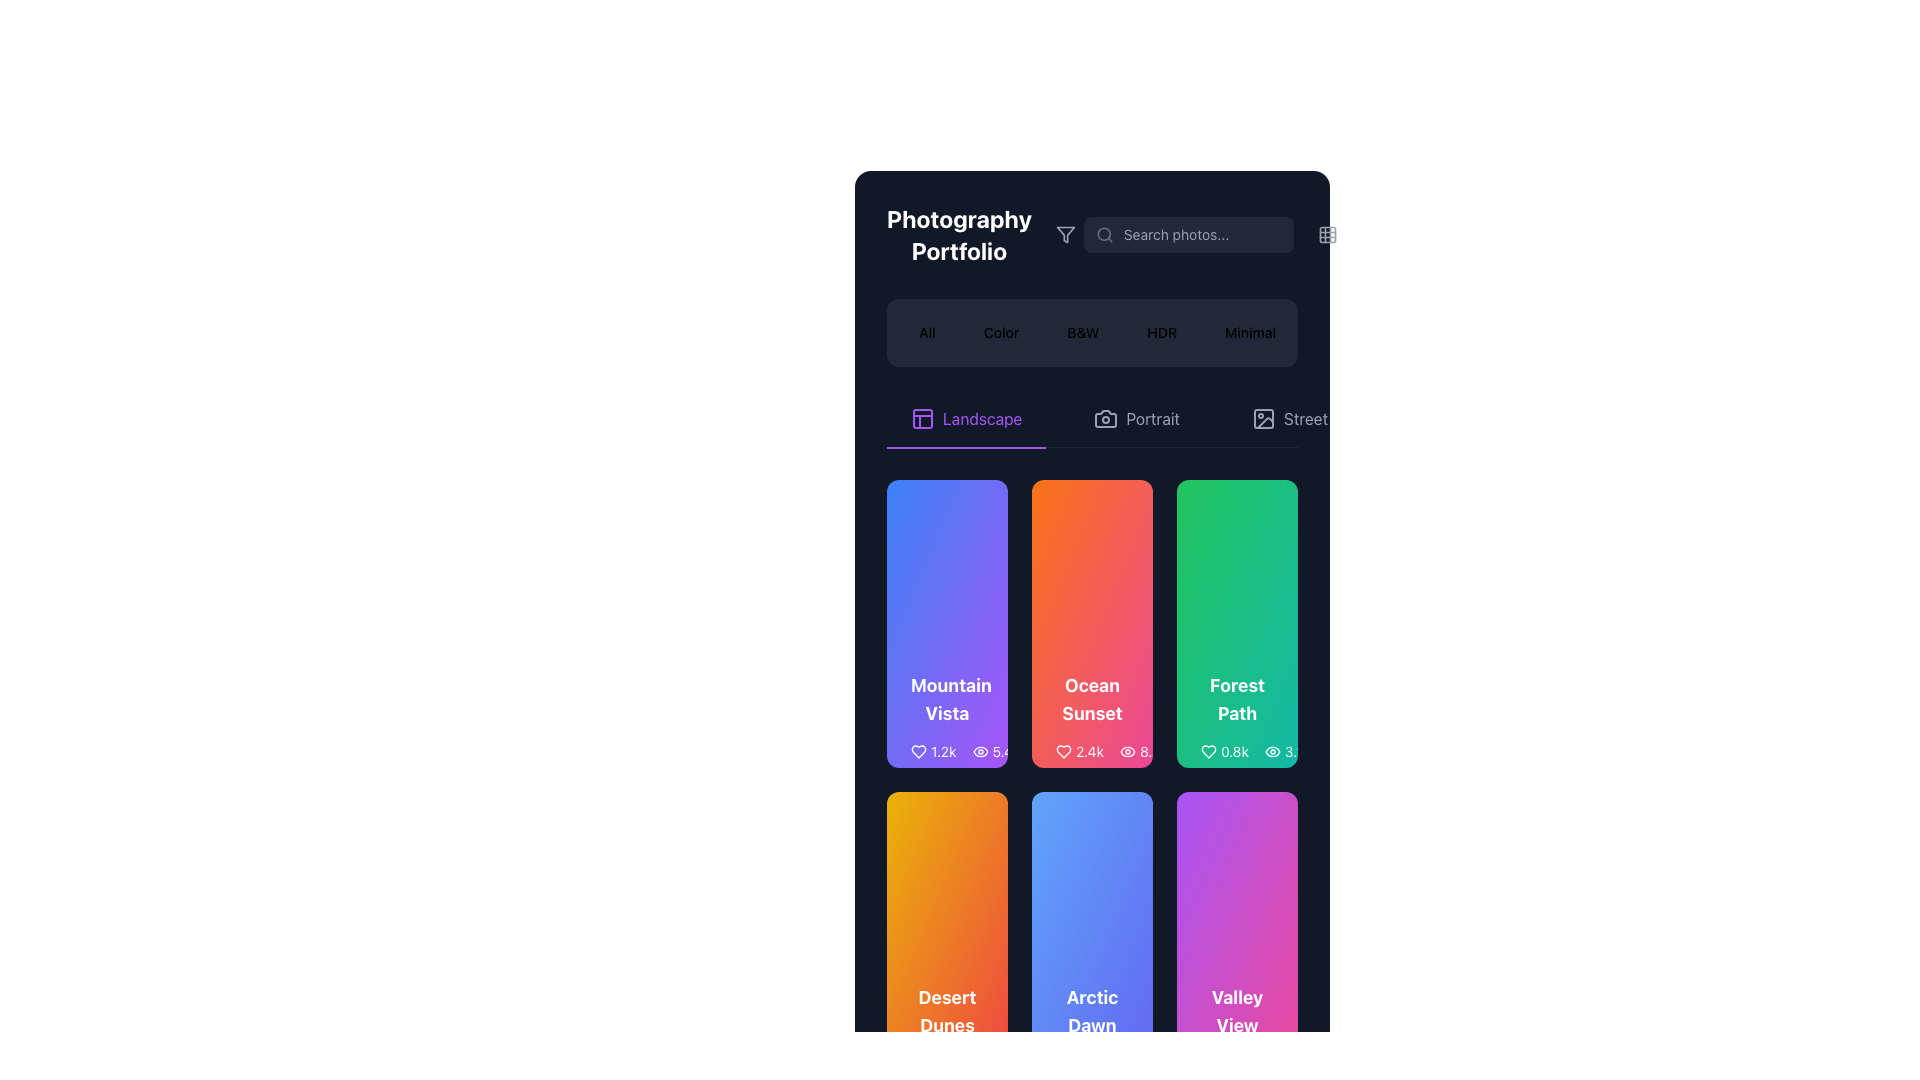 This screenshot has height=1080, width=1920. What do you see at coordinates (1162, 331) in the screenshot?
I see `the 'HDR' button, which is the fourth button in a horizontal row of five buttons` at bounding box center [1162, 331].